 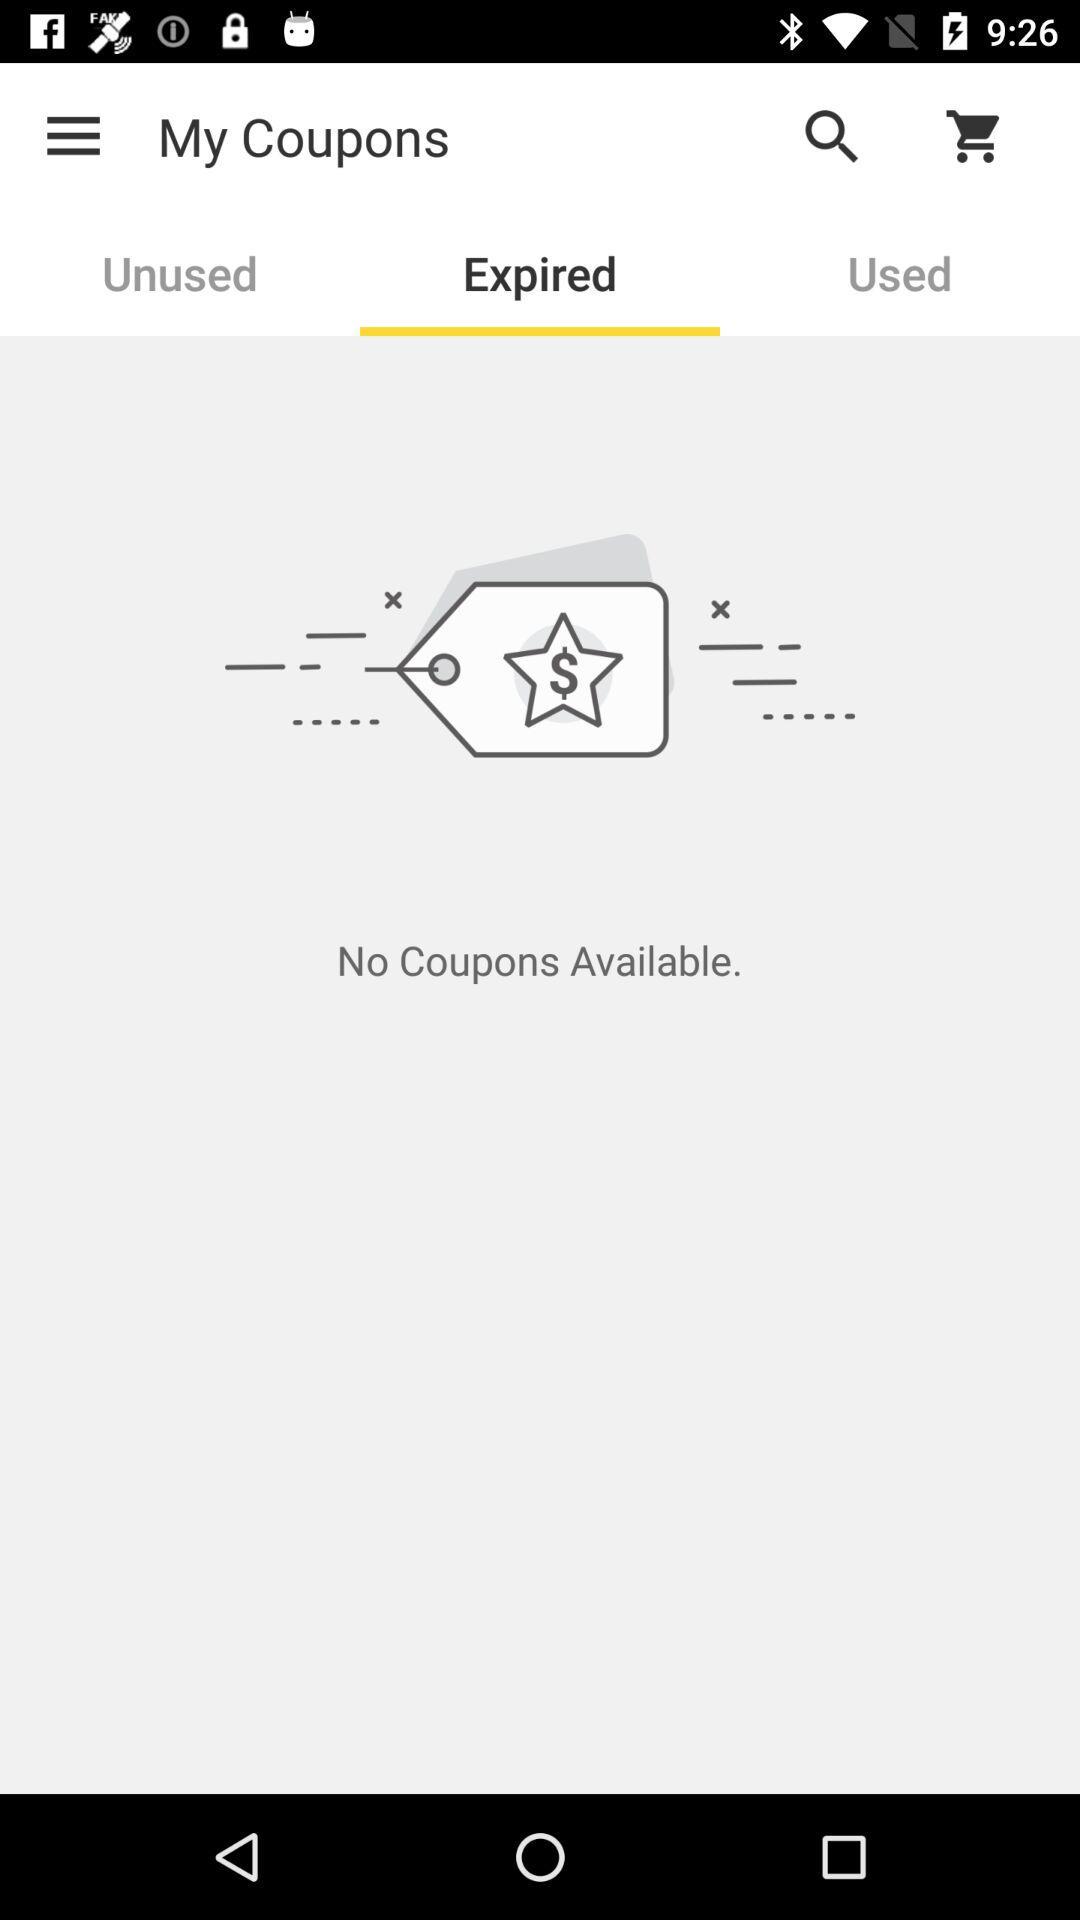 What do you see at coordinates (831, 135) in the screenshot?
I see `the icon above the used item` at bounding box center [831, 135].